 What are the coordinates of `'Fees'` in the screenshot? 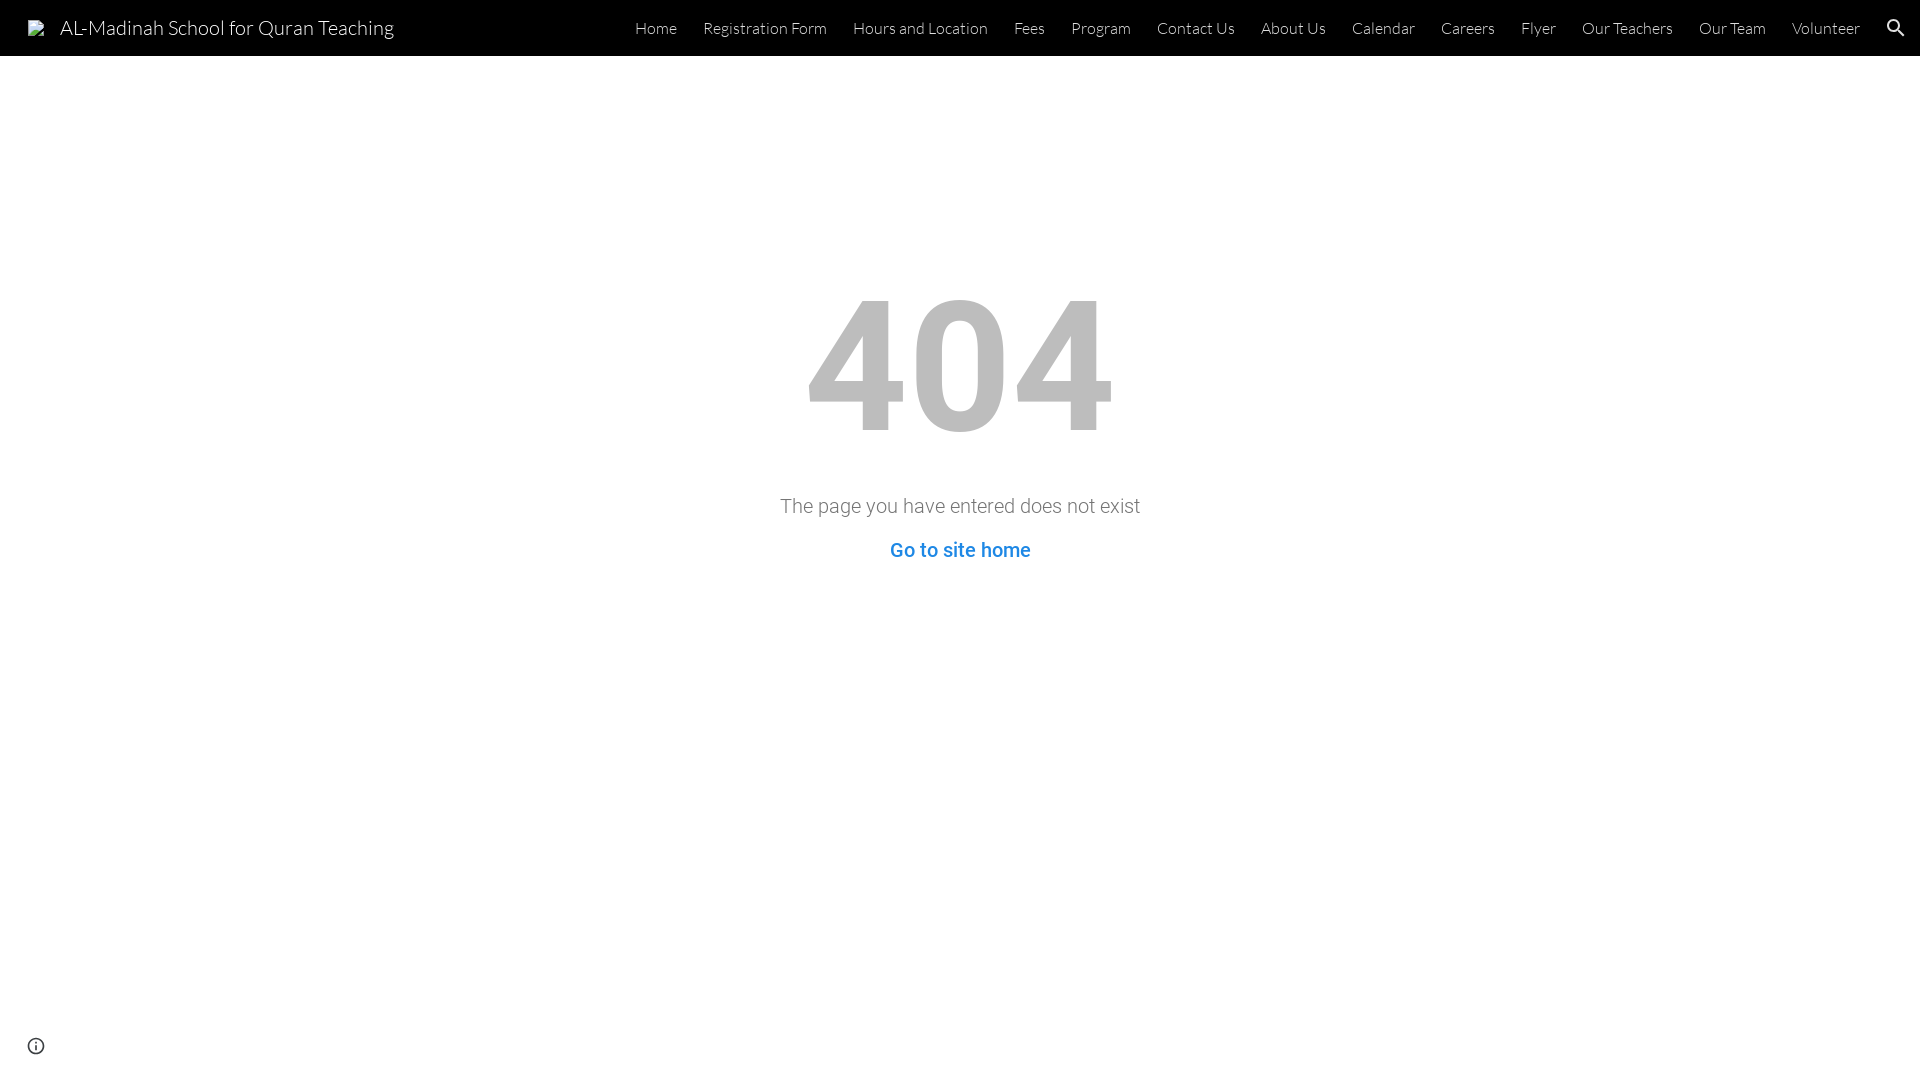 It's located at (1029, 27).